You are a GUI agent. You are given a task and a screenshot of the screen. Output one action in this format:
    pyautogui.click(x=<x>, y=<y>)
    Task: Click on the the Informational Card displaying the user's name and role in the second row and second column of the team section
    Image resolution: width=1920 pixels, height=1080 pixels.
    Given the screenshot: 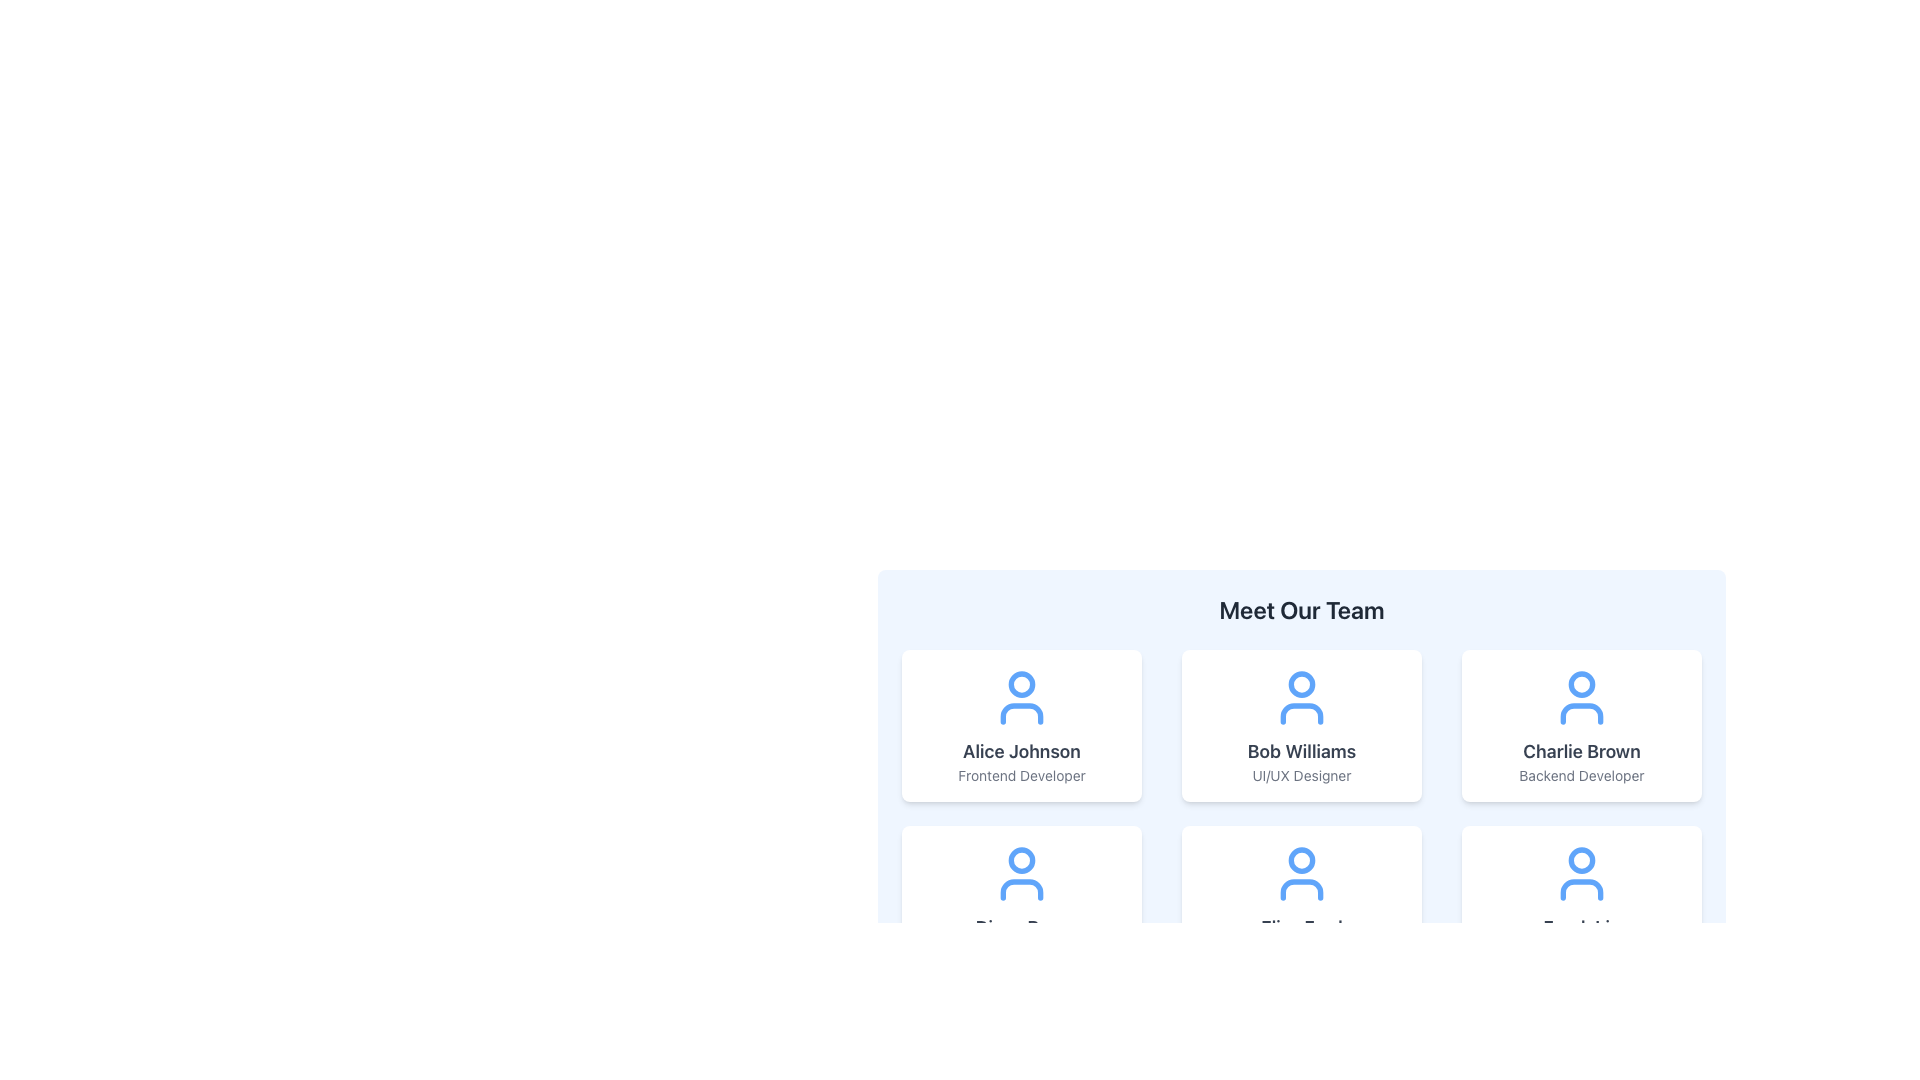 What is the action you would take?
    pyautogui.click(x=1301, y=902)
    